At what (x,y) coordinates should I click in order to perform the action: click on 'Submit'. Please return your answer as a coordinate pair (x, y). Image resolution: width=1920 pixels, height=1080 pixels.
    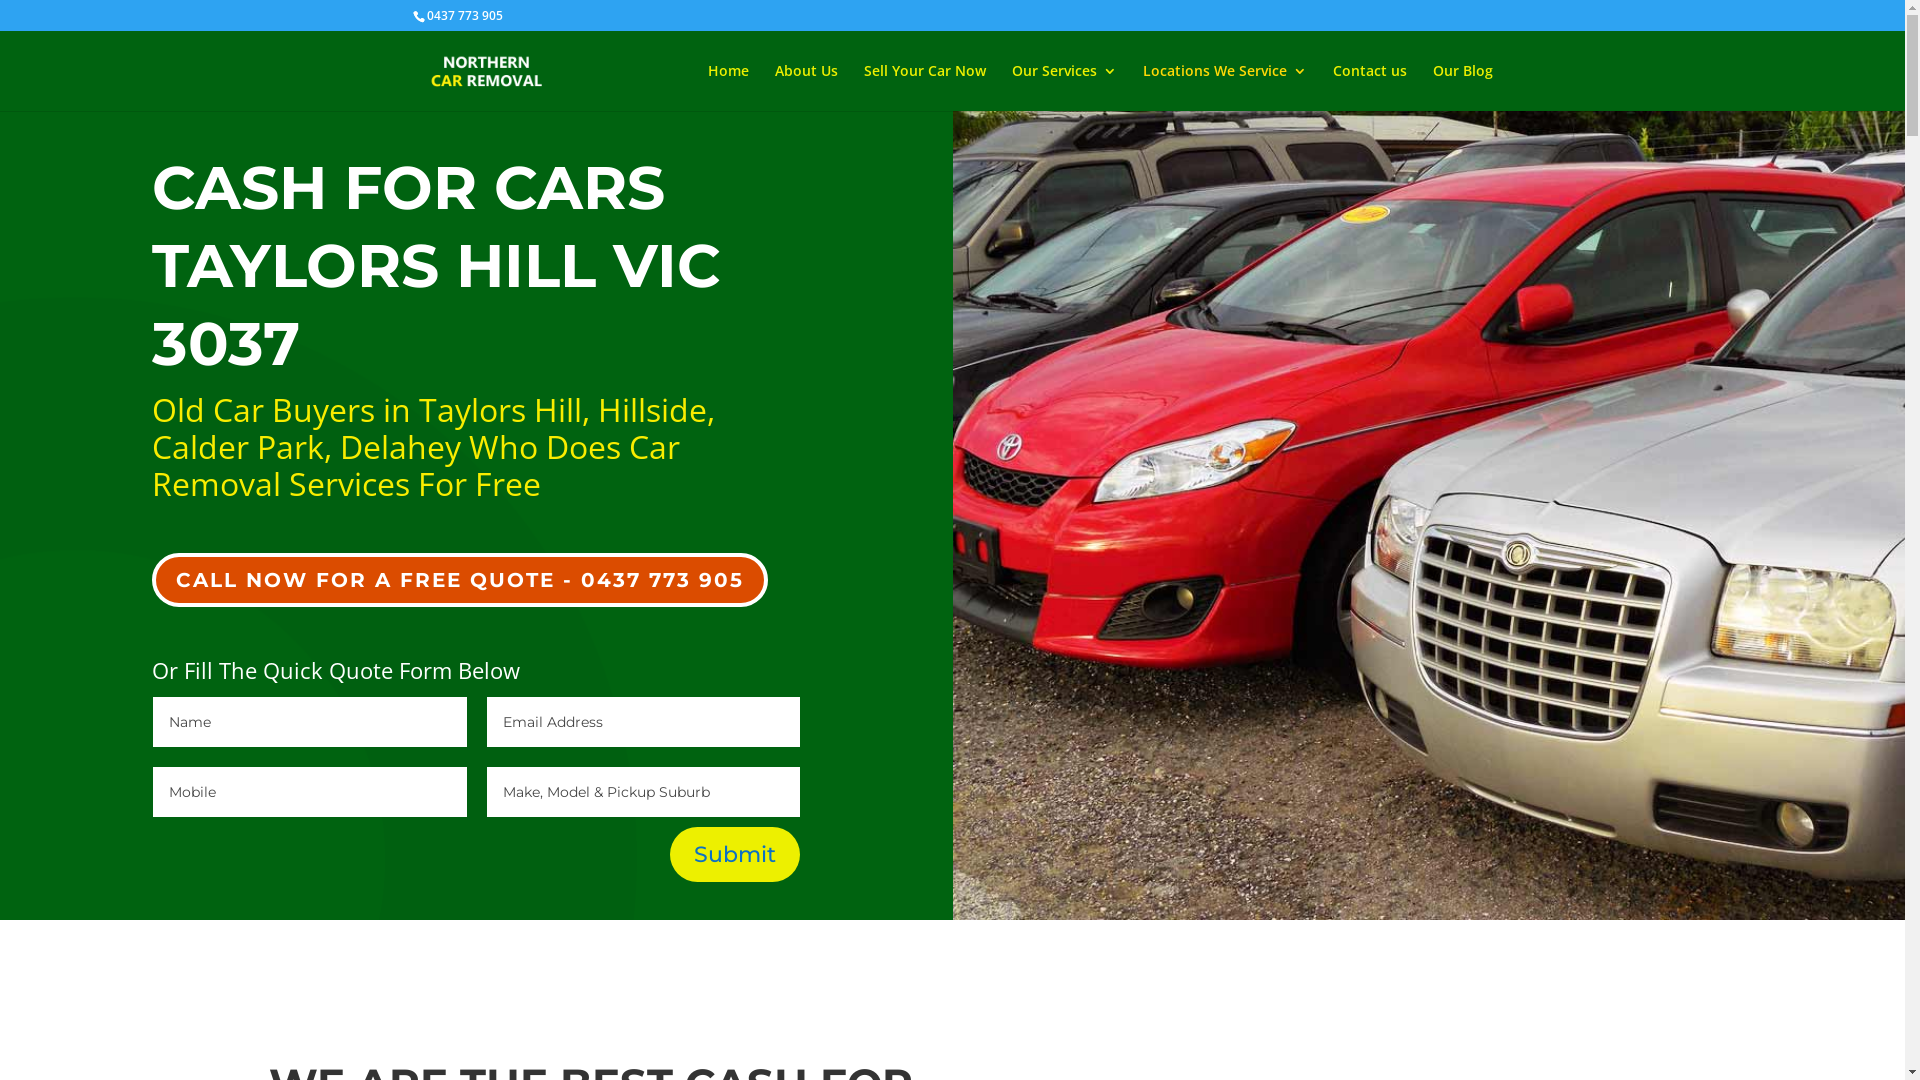
    Looking at the image, I should click on (733, 854).